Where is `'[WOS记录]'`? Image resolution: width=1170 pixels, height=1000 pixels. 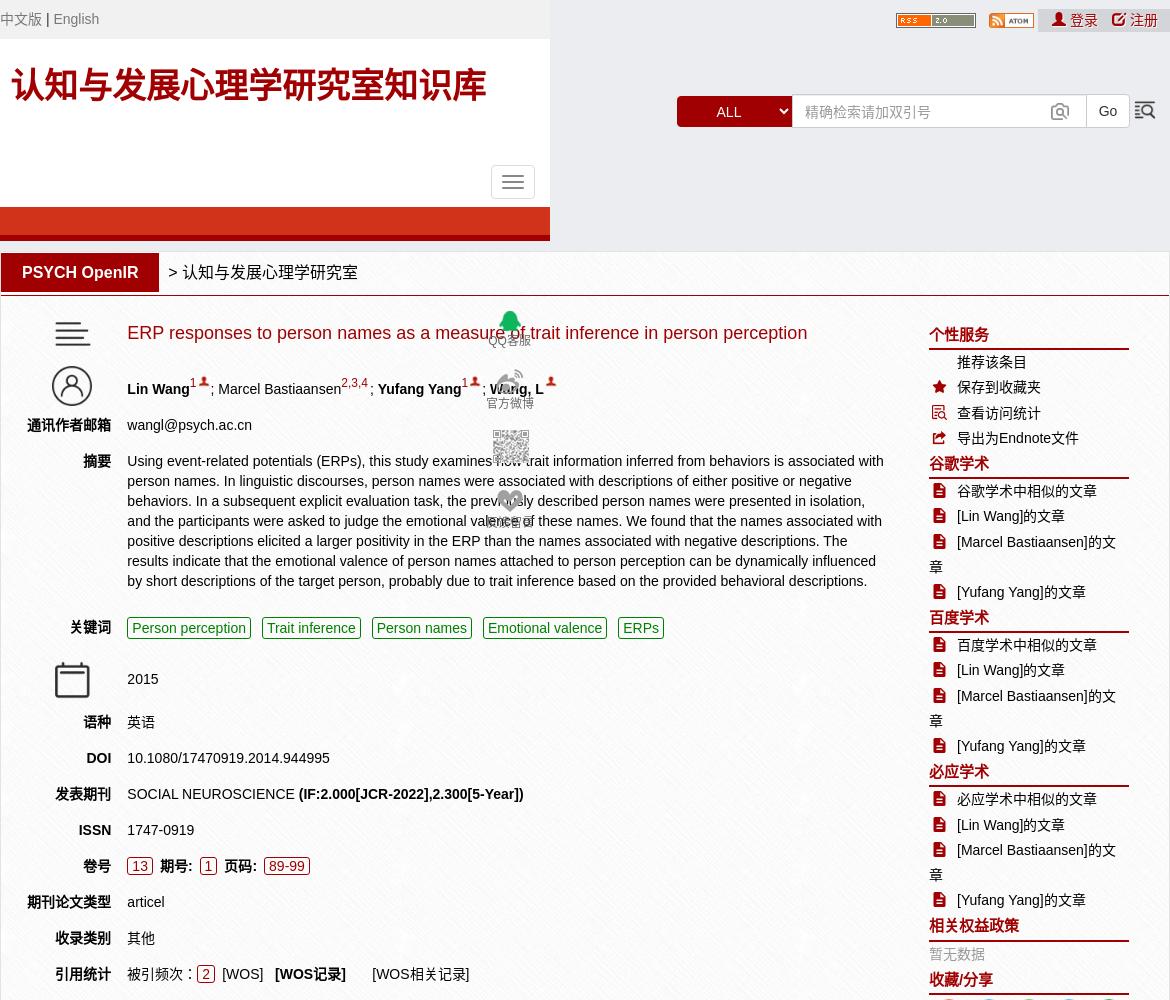
'[WOS记录]' is located at coordinates (309, 972).